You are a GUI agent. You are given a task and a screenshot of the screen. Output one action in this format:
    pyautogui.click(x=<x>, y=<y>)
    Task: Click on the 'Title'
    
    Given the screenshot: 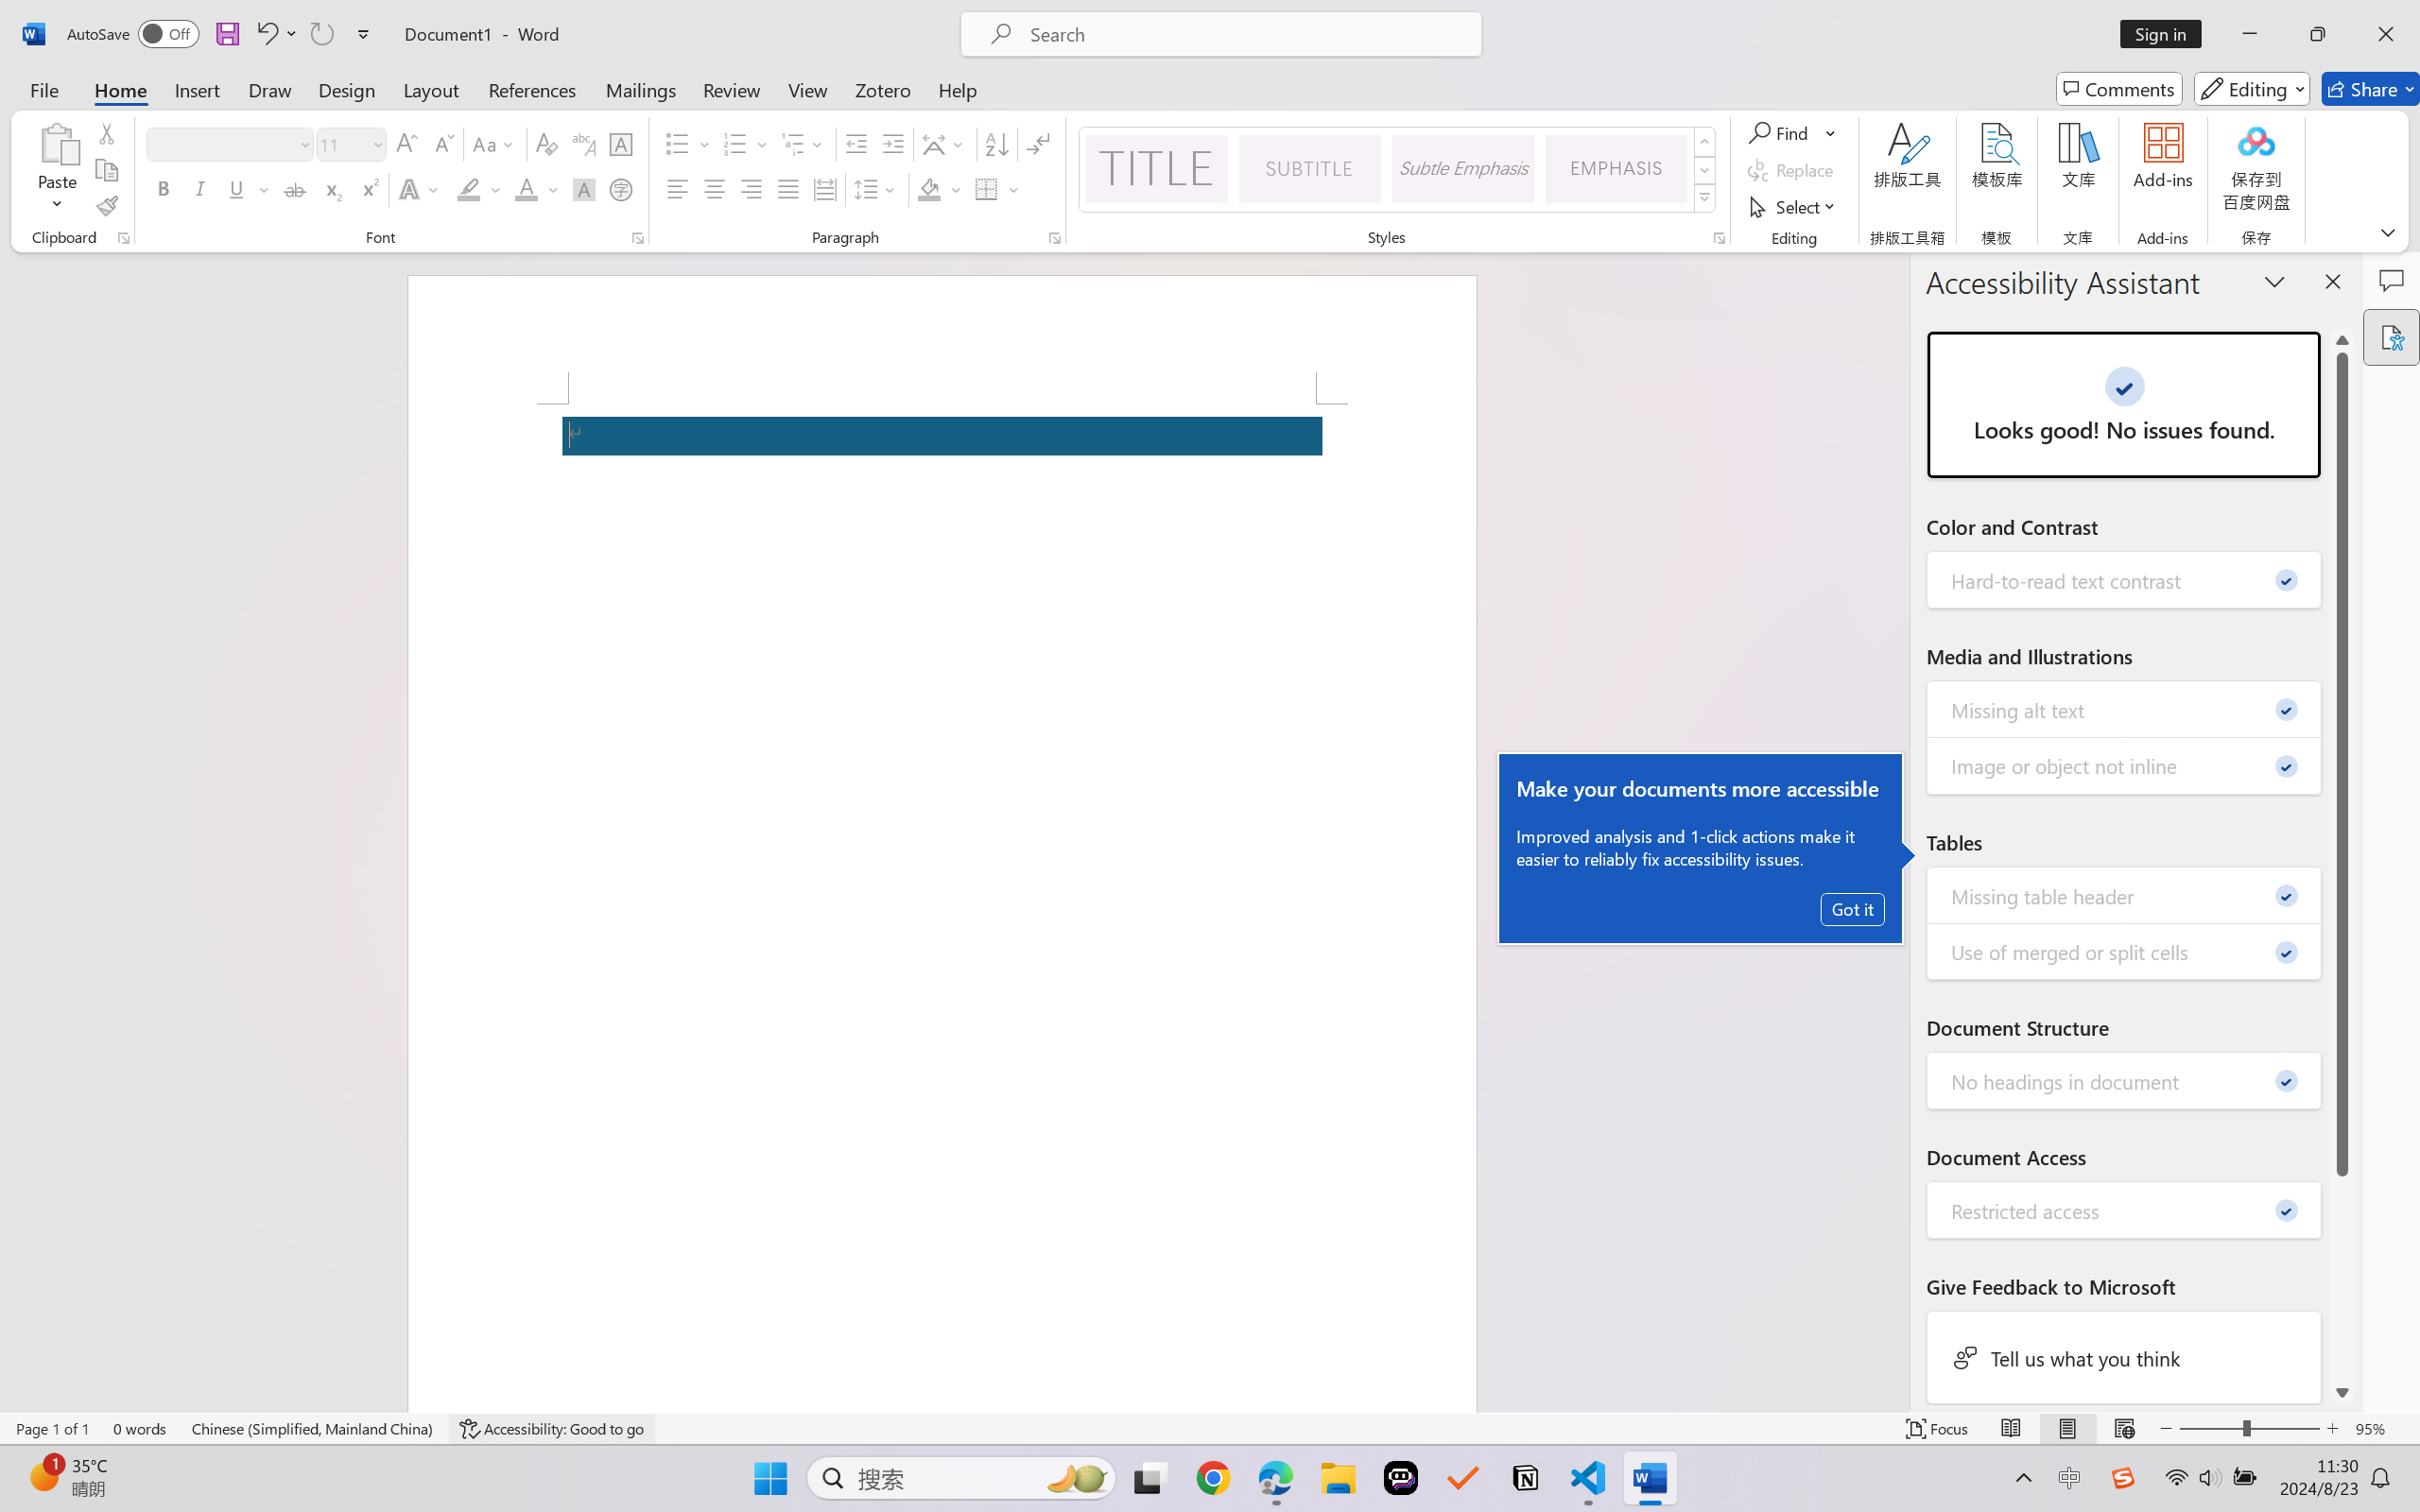 What is the action you would take?
    pyautogui.click(x=1155, y=168)
    